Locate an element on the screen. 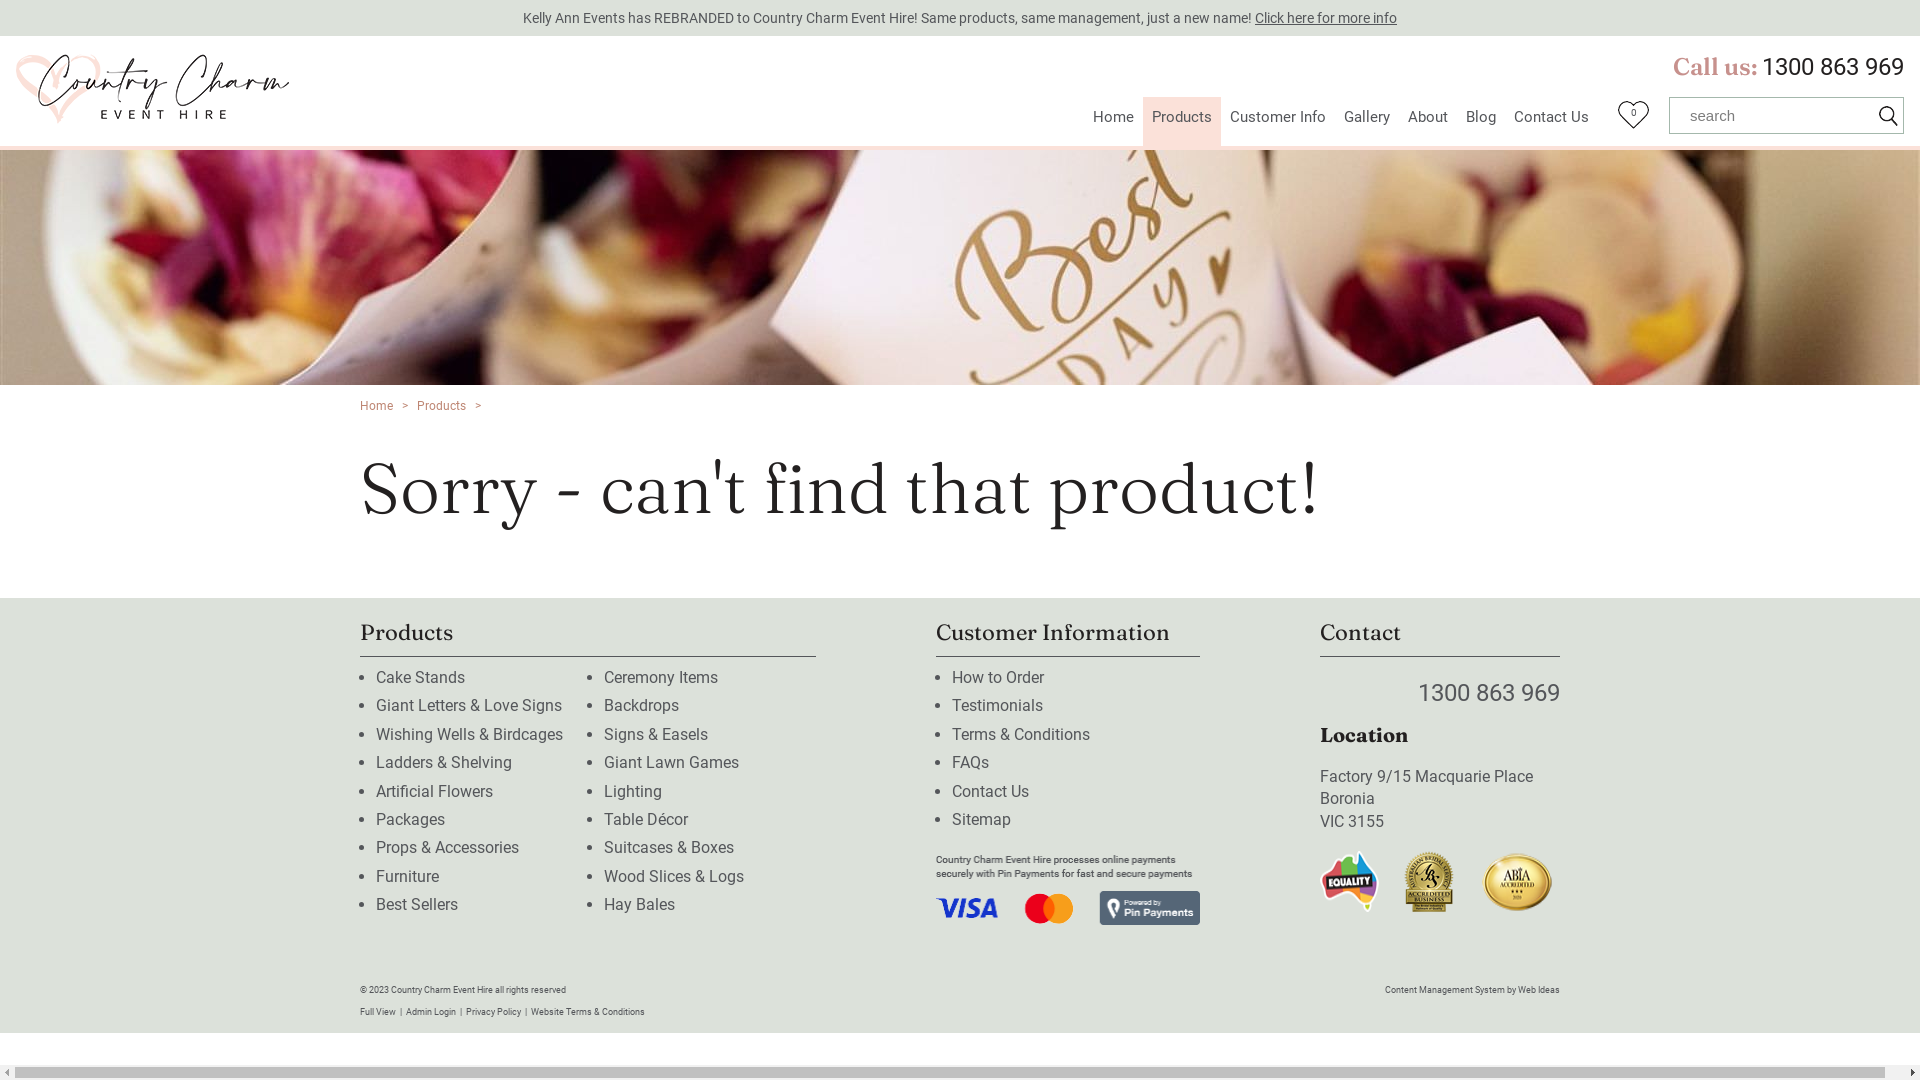  'Artificial Flowers' is located at coordinates (433, 790).